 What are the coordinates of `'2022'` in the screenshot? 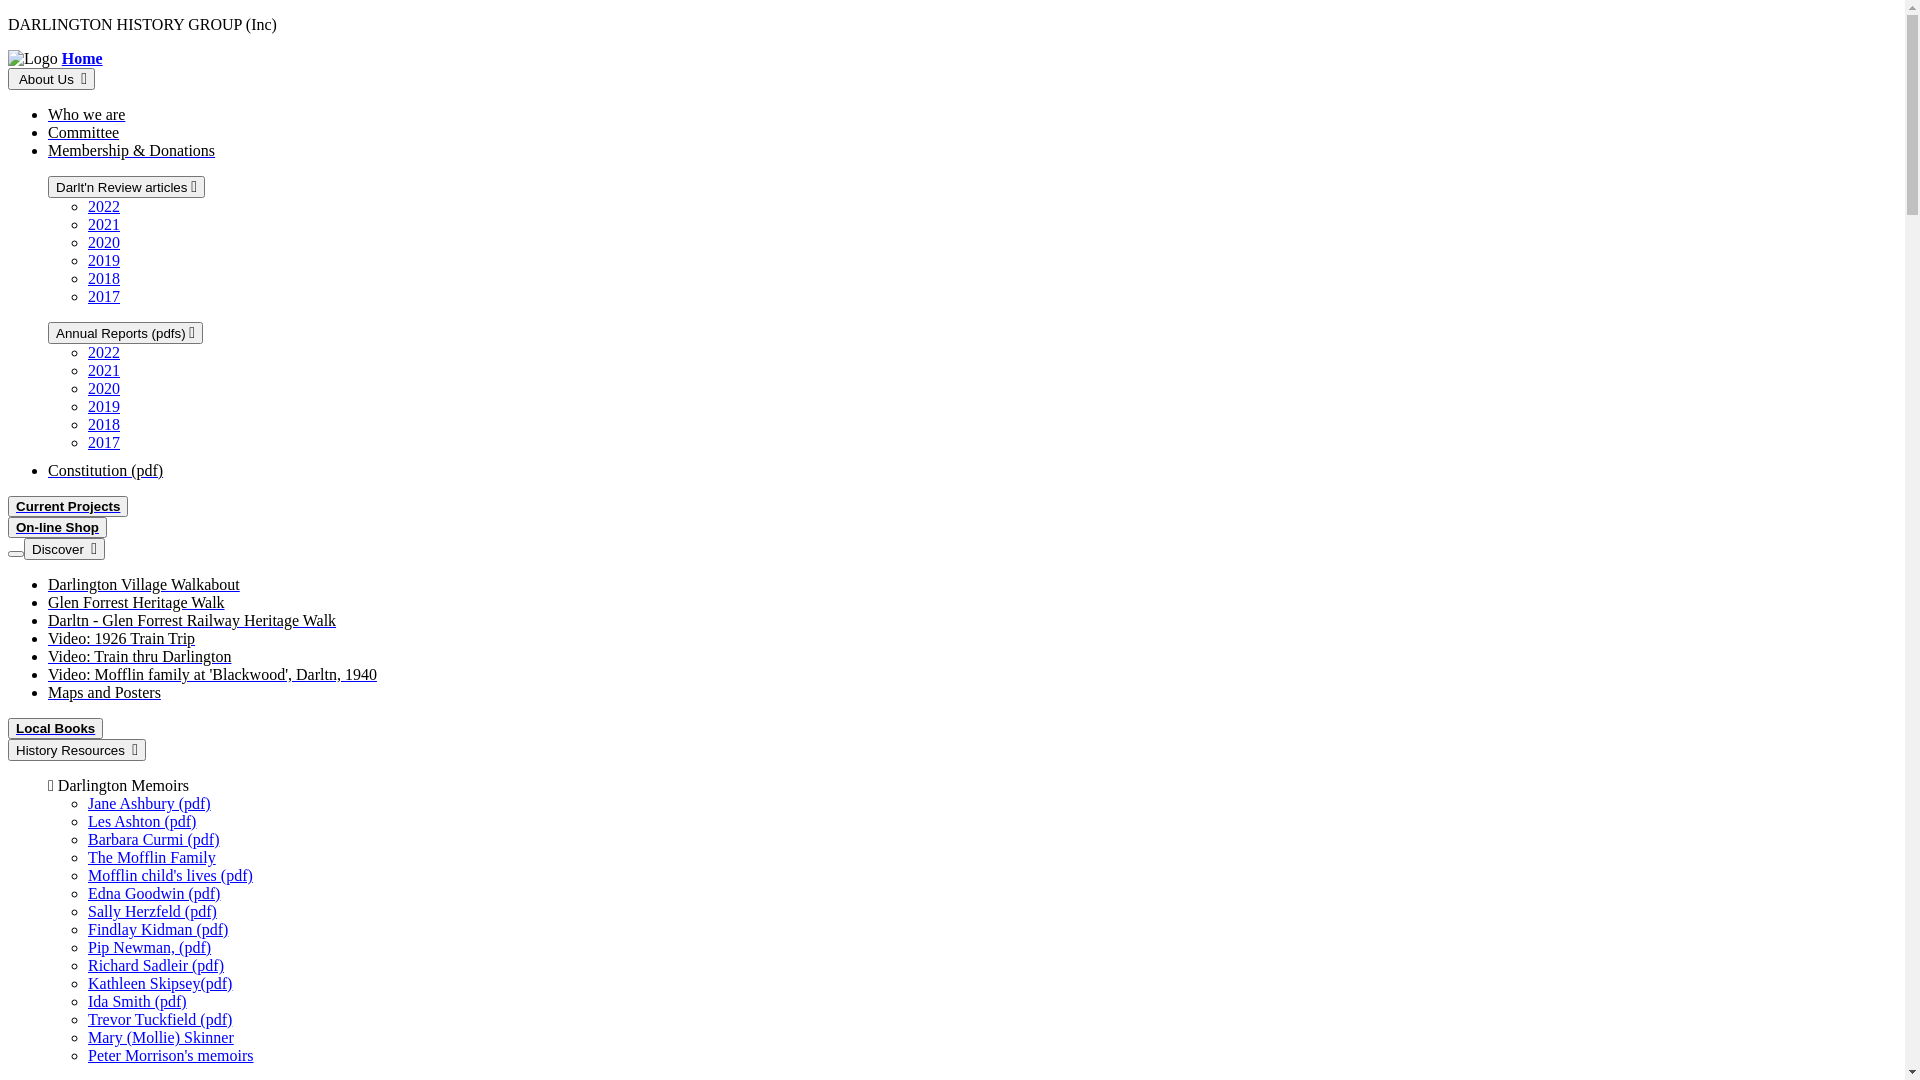 It's located at (103, 206).